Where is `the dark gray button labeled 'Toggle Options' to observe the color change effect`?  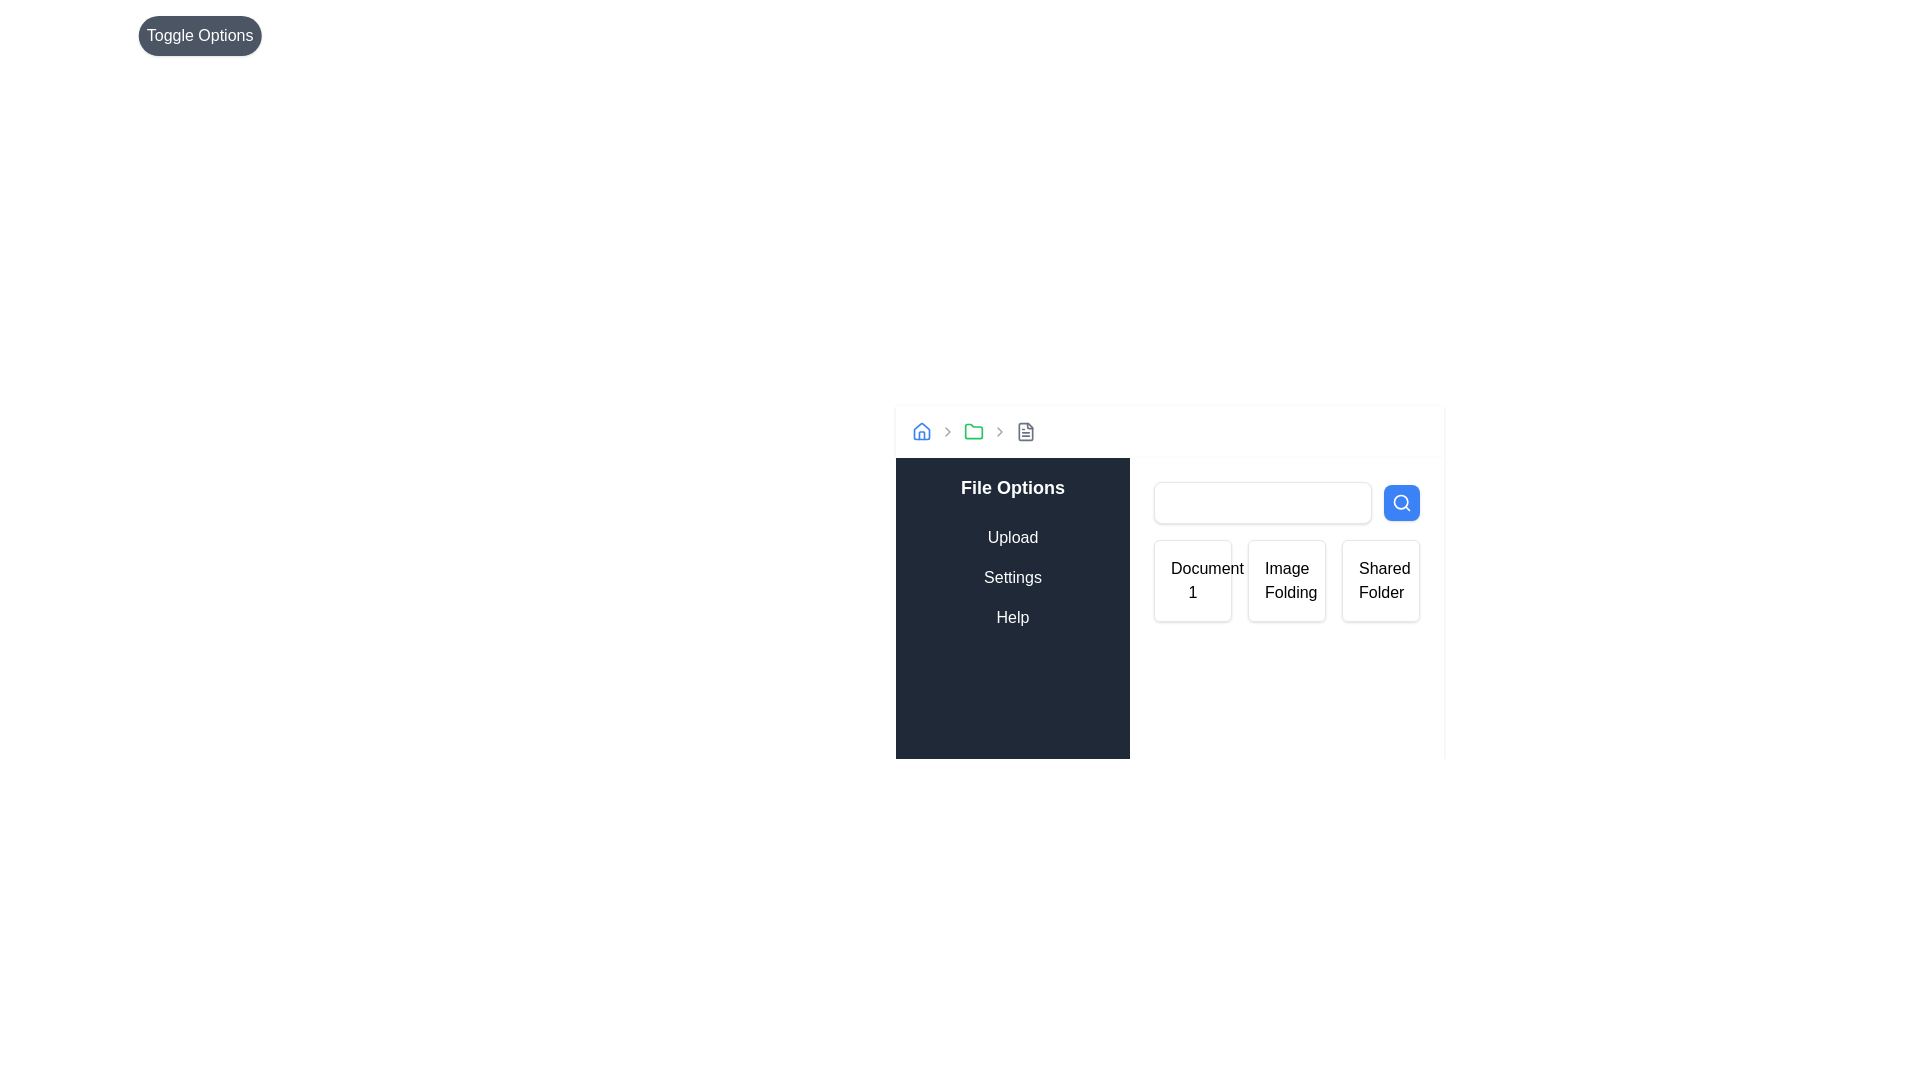 the dark gray button labeled 'Toggle Options' to observe the color change effect is located at coordinates (200, 35).